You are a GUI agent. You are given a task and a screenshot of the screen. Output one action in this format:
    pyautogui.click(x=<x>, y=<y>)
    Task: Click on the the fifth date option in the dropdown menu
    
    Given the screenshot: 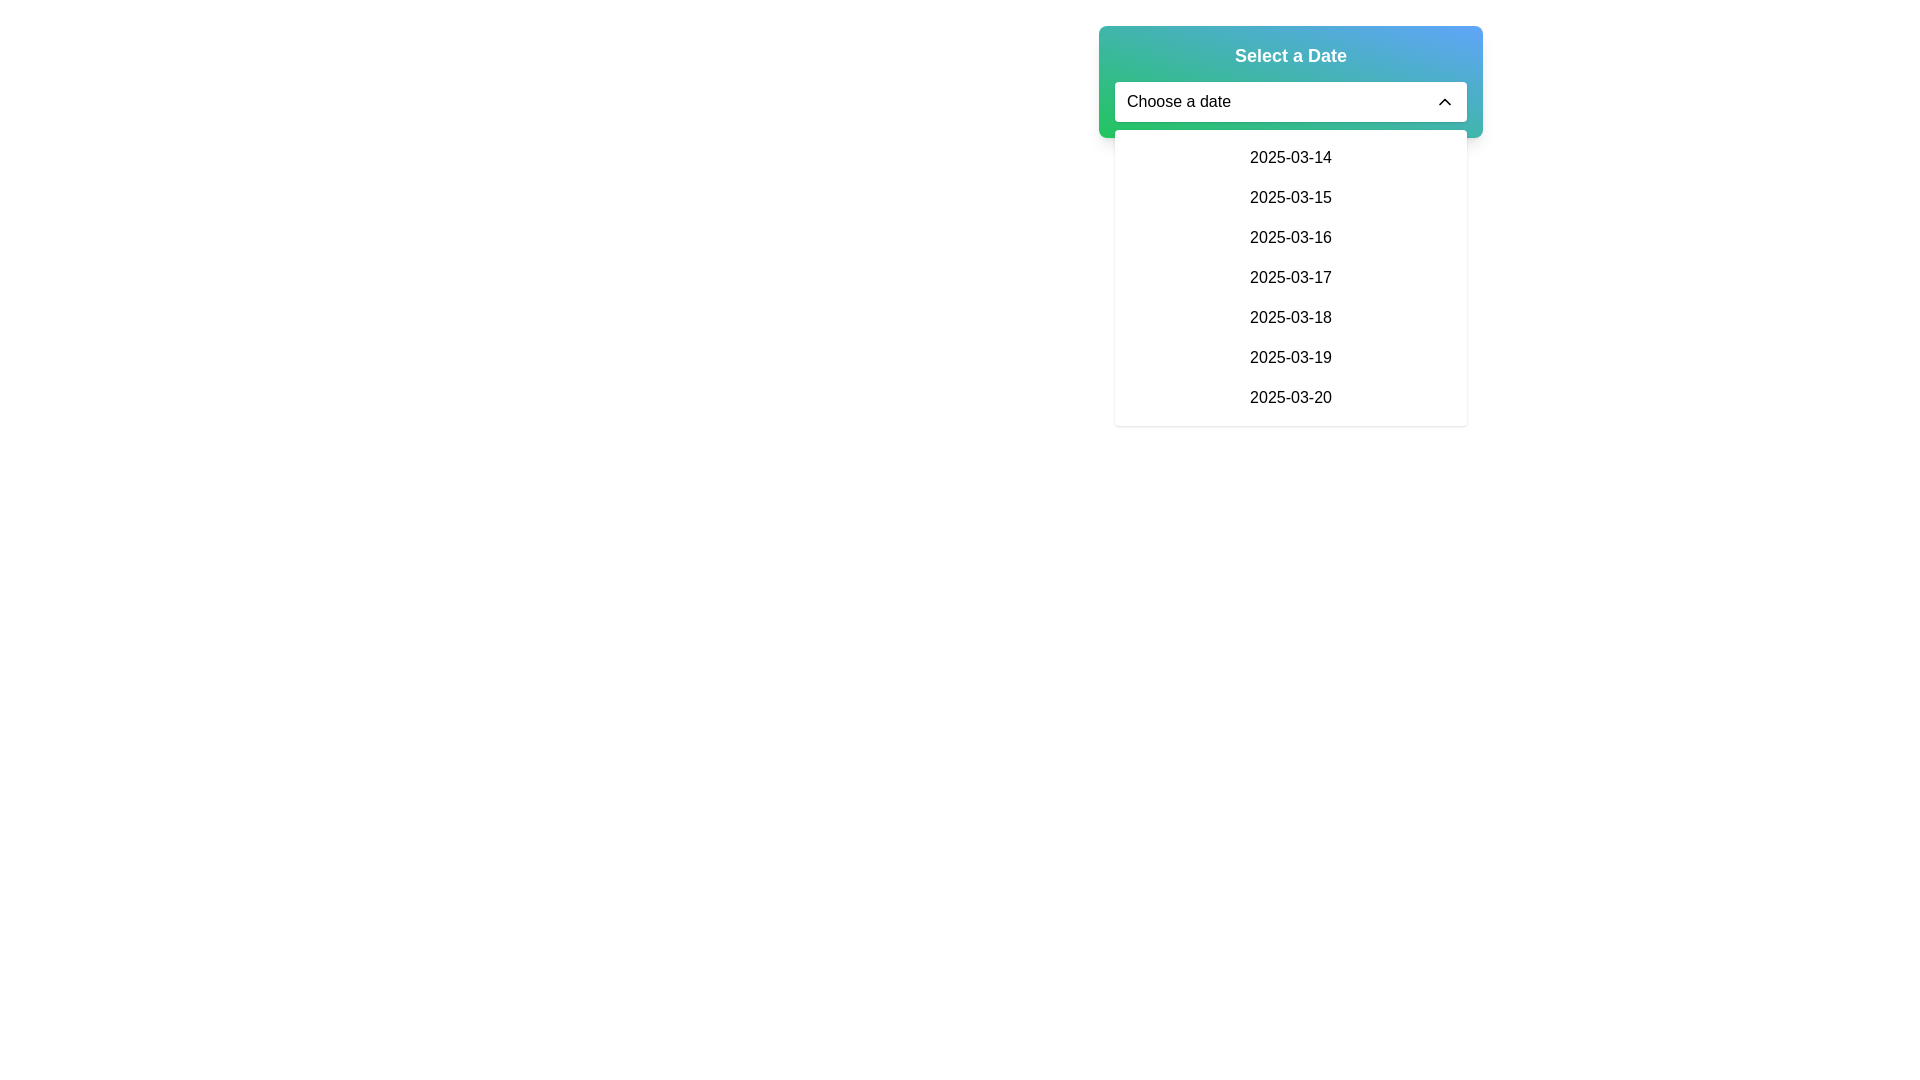 What is the action you would take?
    pyautogui.click(x=1291, y=316)
    